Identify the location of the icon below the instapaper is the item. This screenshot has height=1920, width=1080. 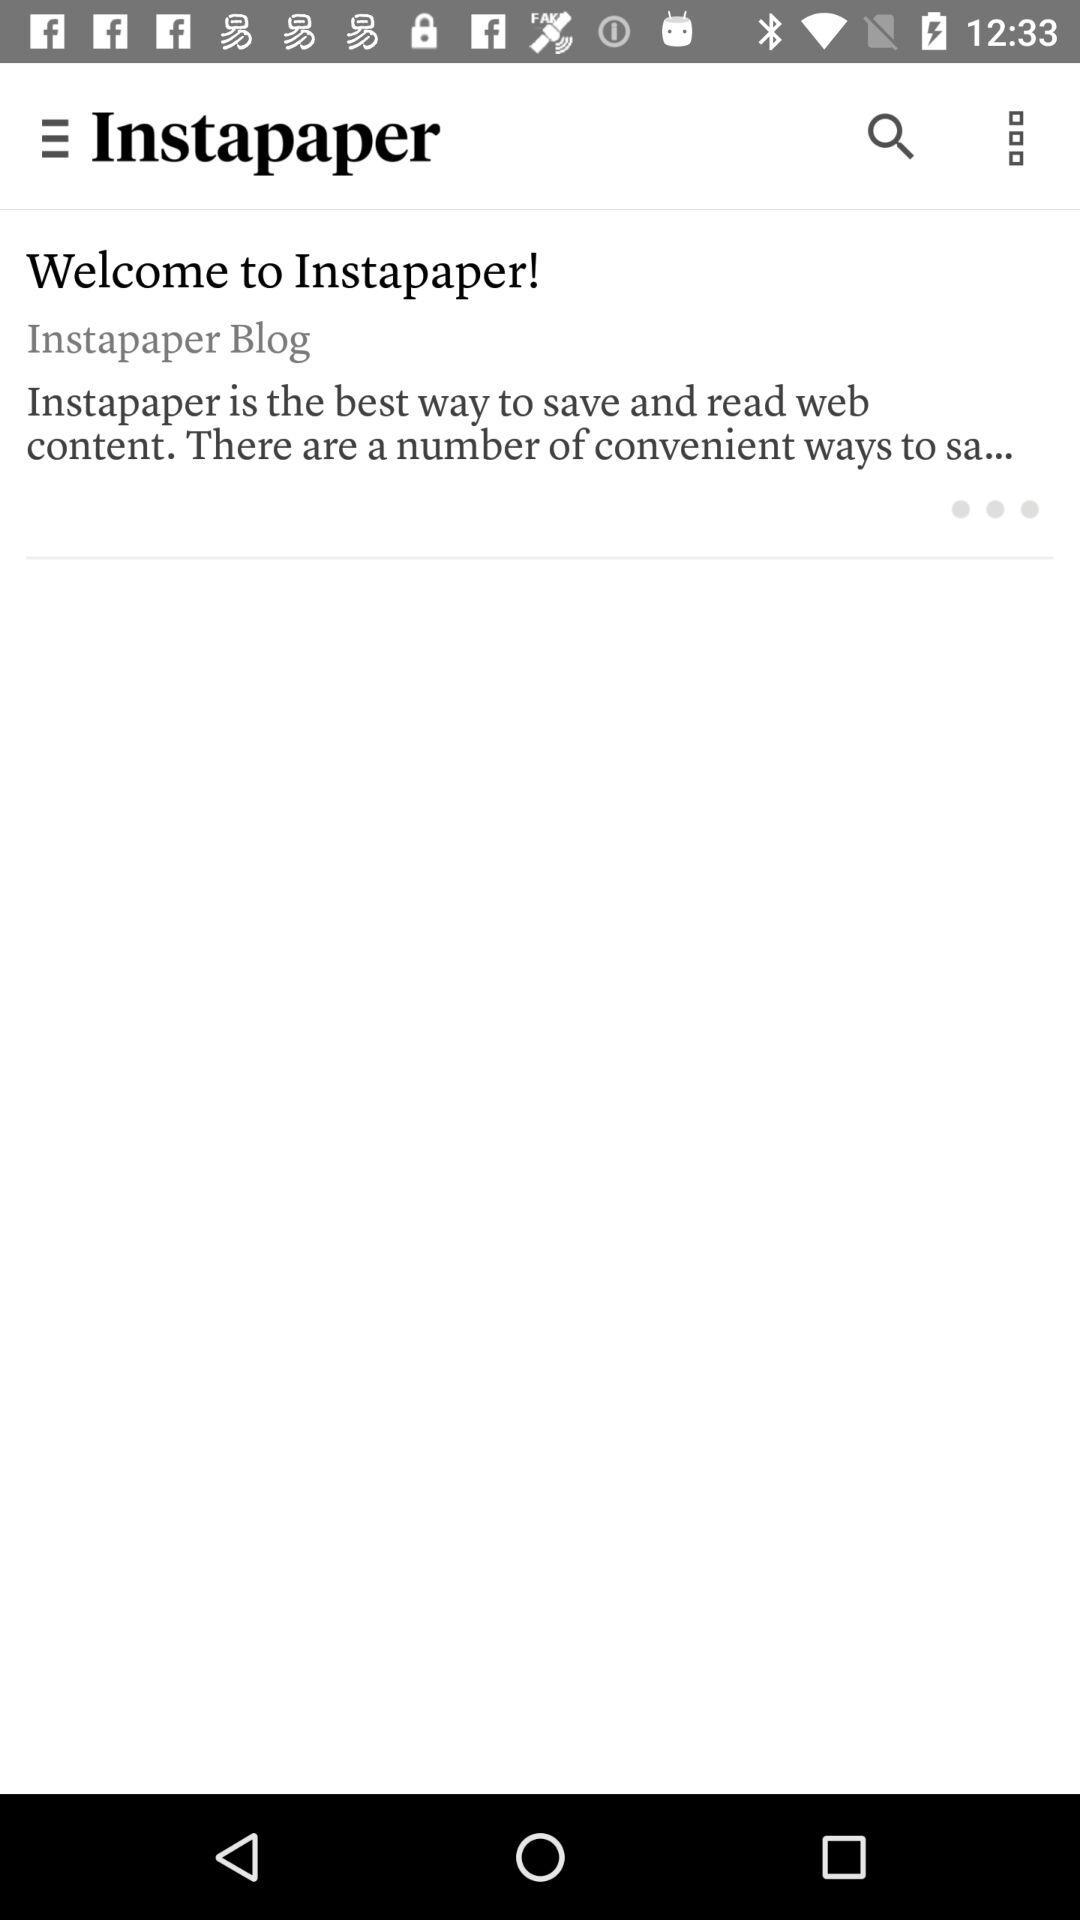
(1029, 509).